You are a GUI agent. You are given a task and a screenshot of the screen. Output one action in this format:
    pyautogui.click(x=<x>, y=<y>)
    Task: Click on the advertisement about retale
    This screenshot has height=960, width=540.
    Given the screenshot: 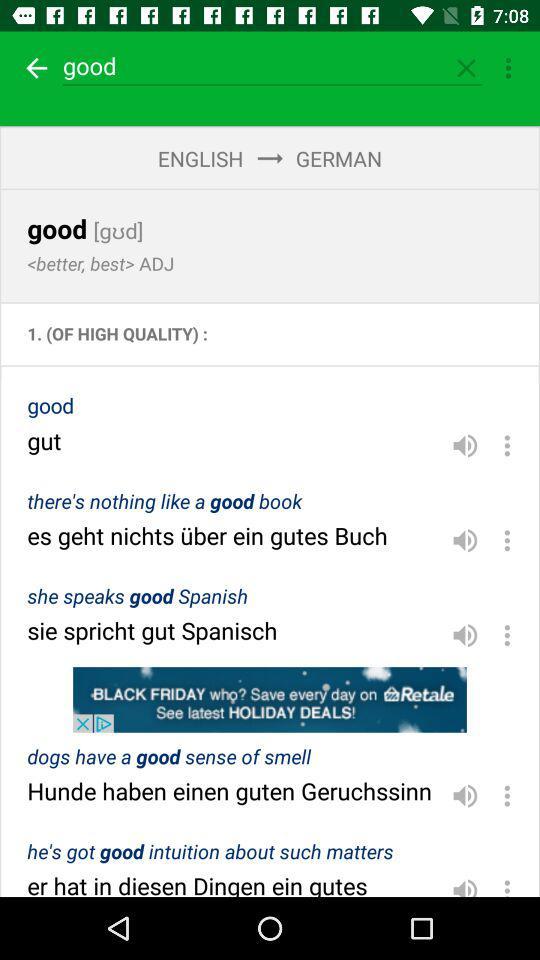 What is the action you would take?
    pyautogui.click(x=270, y=699)
    